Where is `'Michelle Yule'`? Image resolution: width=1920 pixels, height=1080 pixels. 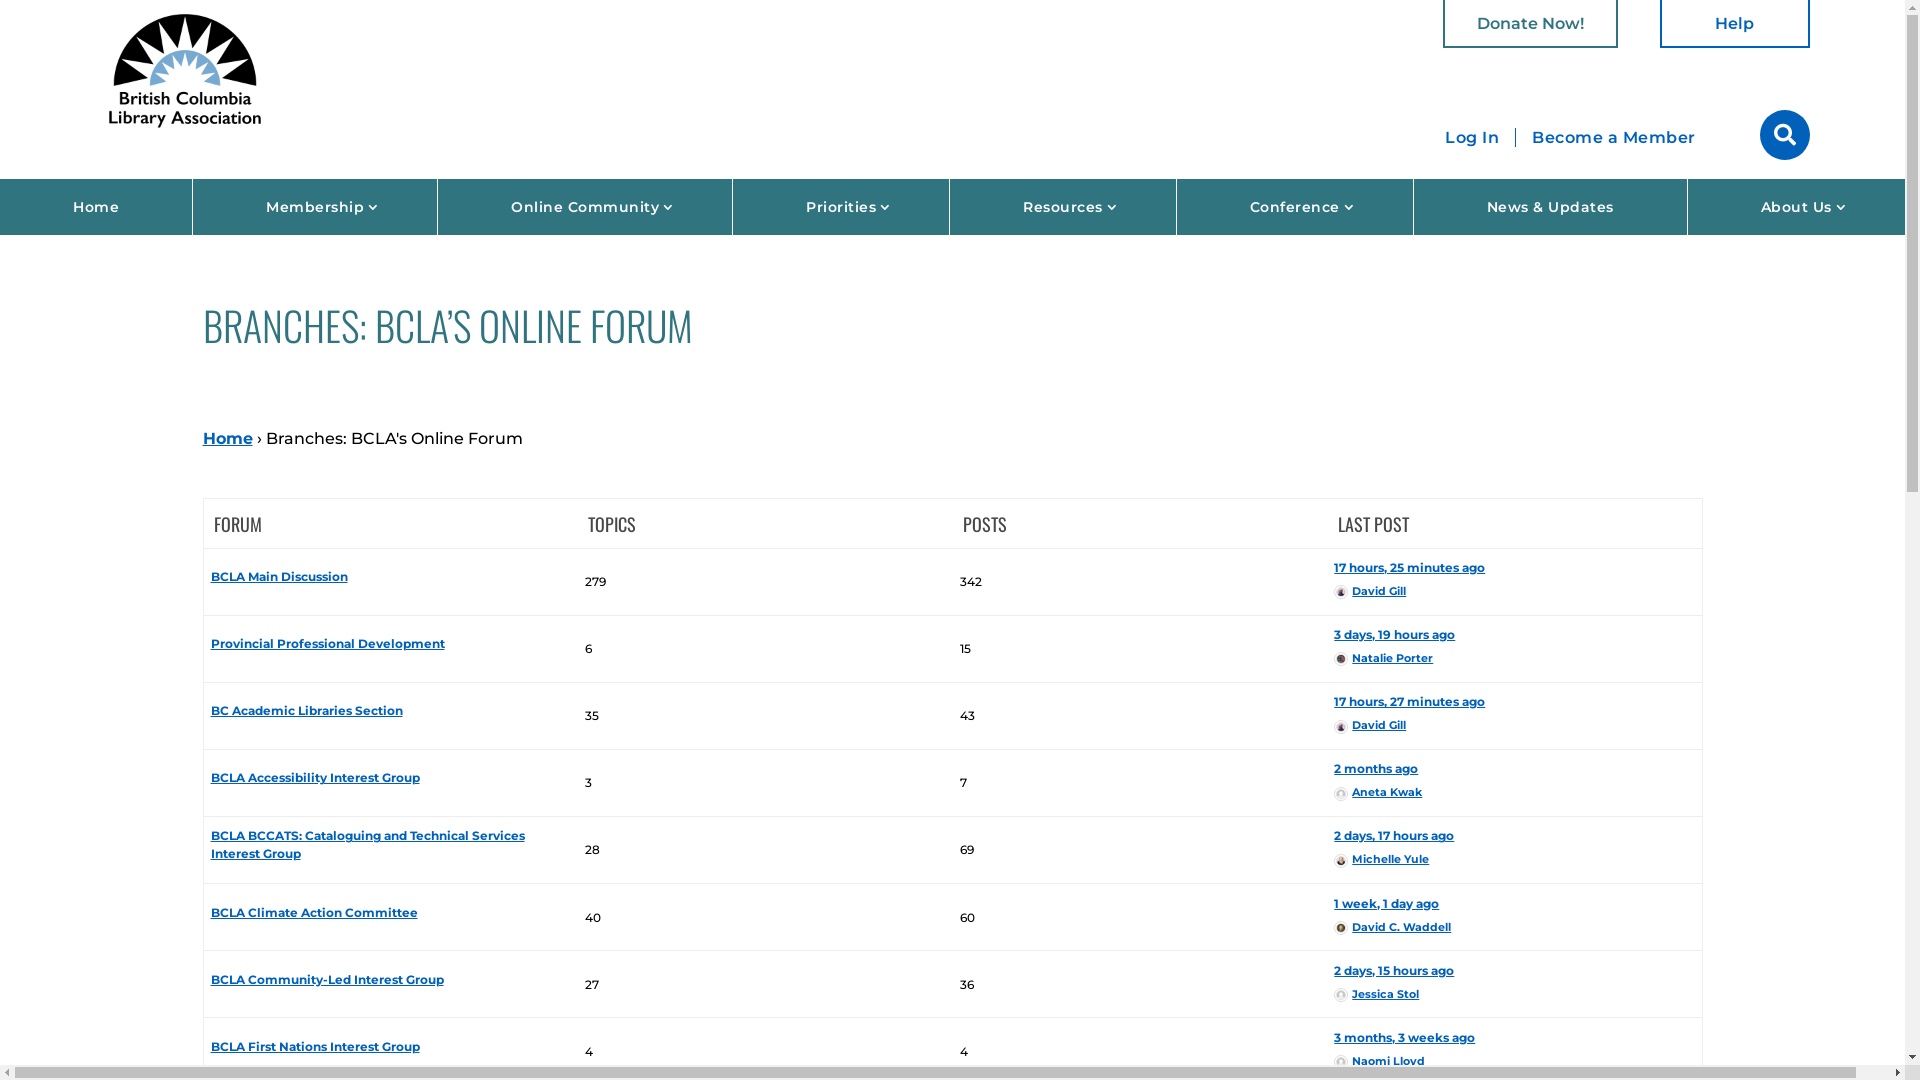 'Michelle Yule' is located at coordinates (1380, 858).